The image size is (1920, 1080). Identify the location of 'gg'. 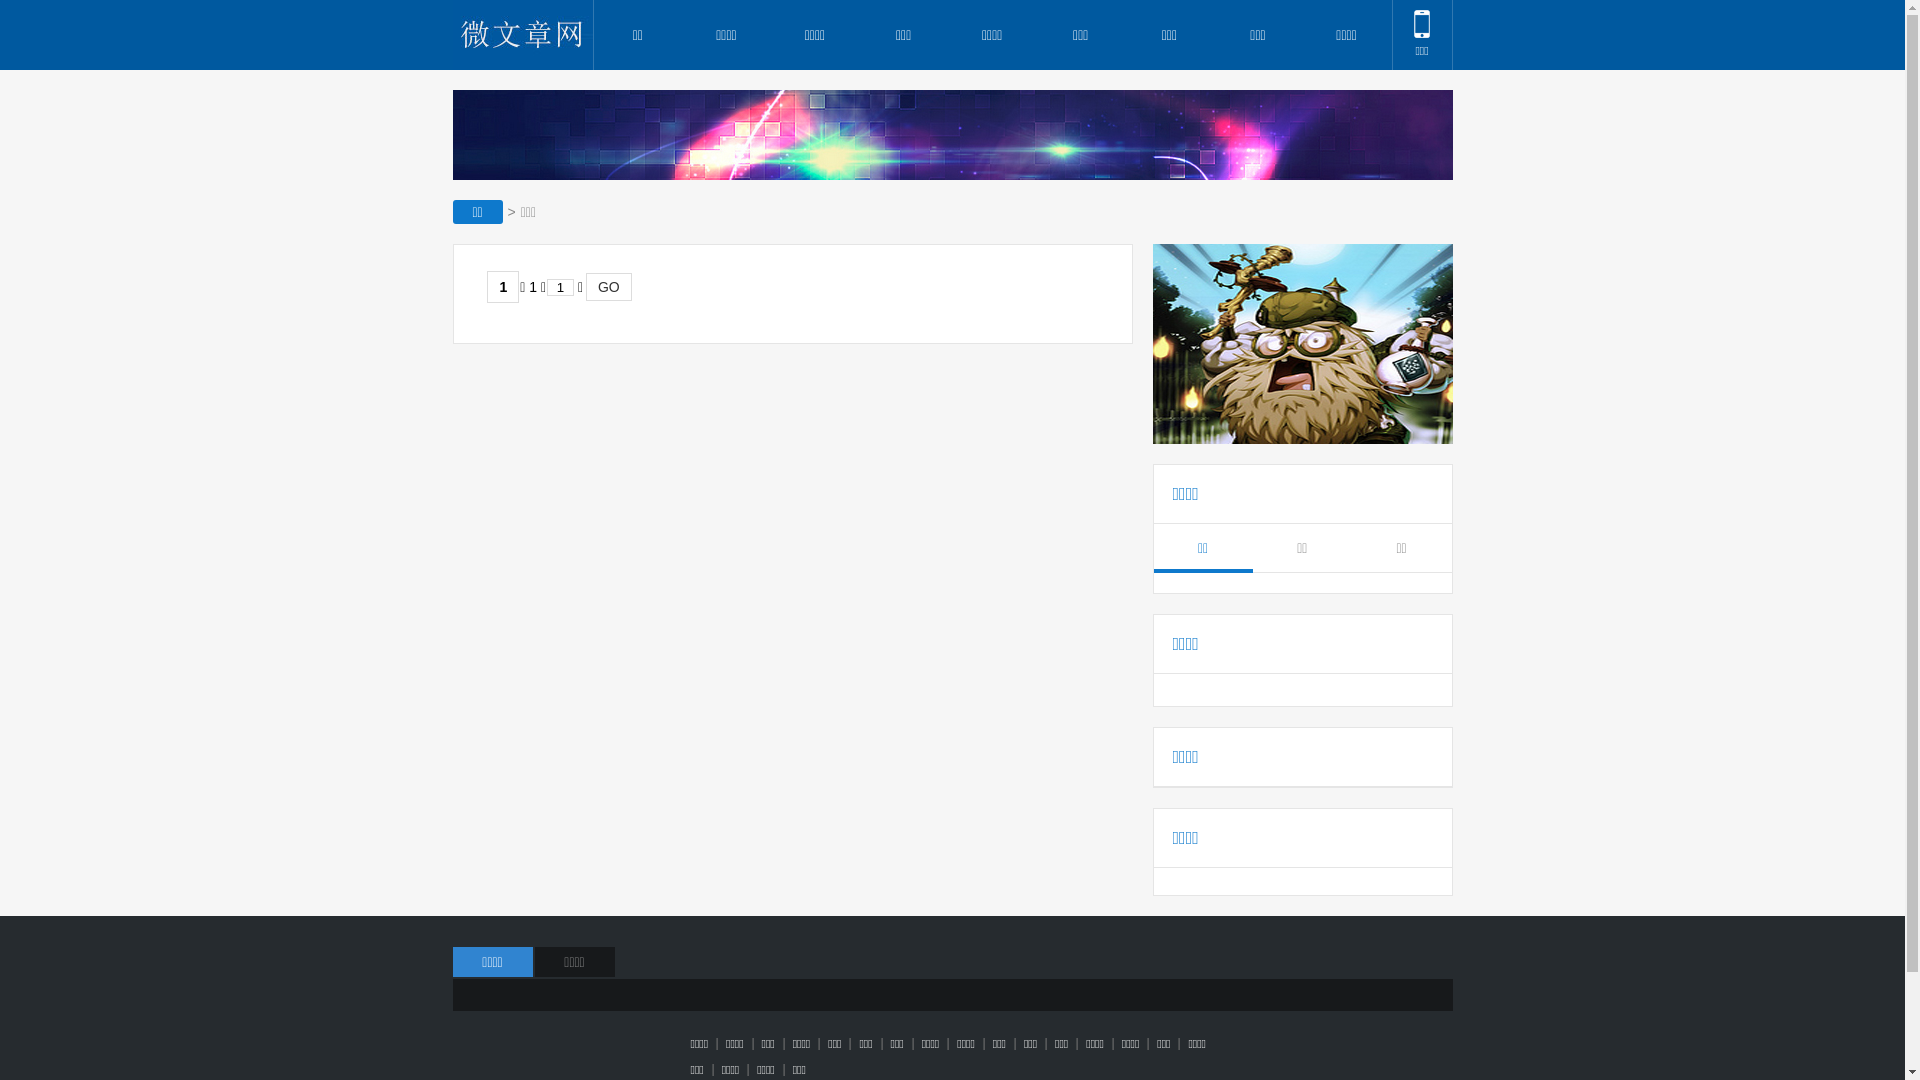
(1301, 342).